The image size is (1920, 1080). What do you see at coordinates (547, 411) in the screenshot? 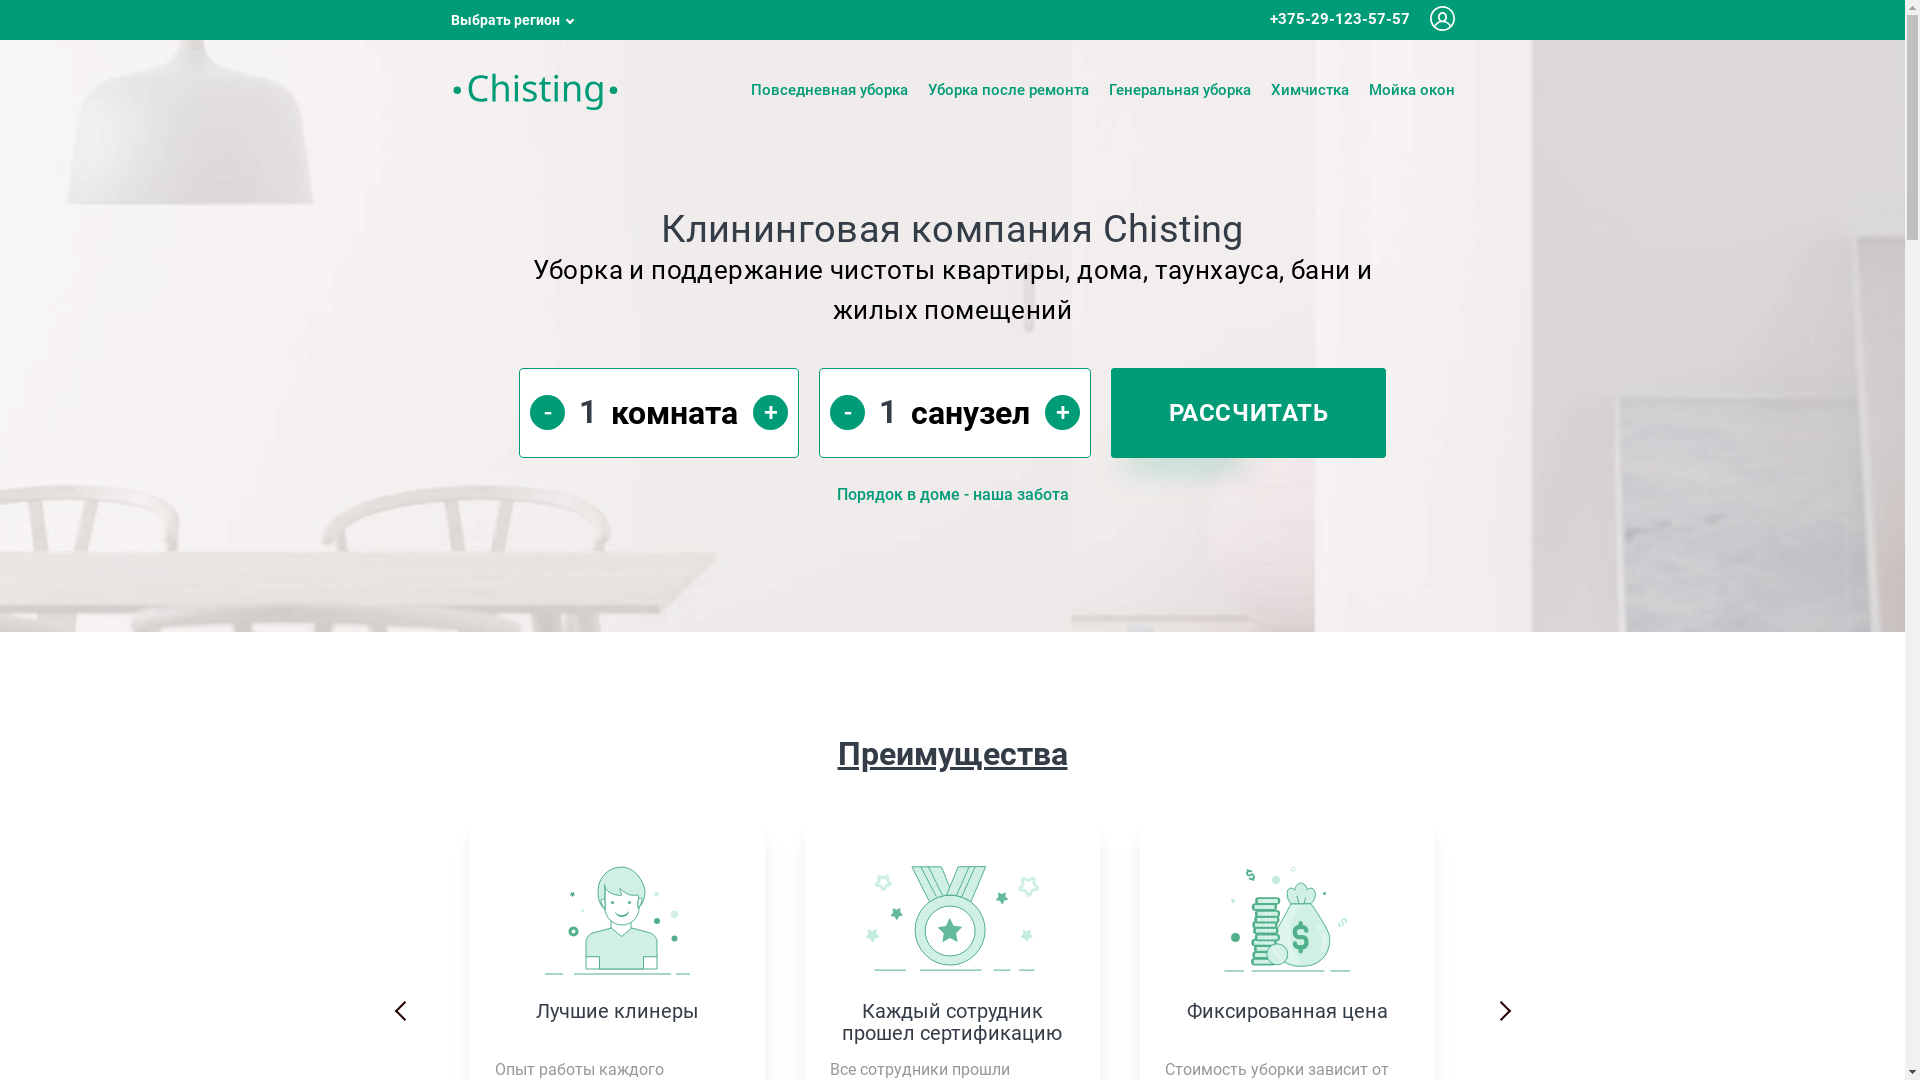
I see `'-'` at bounding box center [547, 411].